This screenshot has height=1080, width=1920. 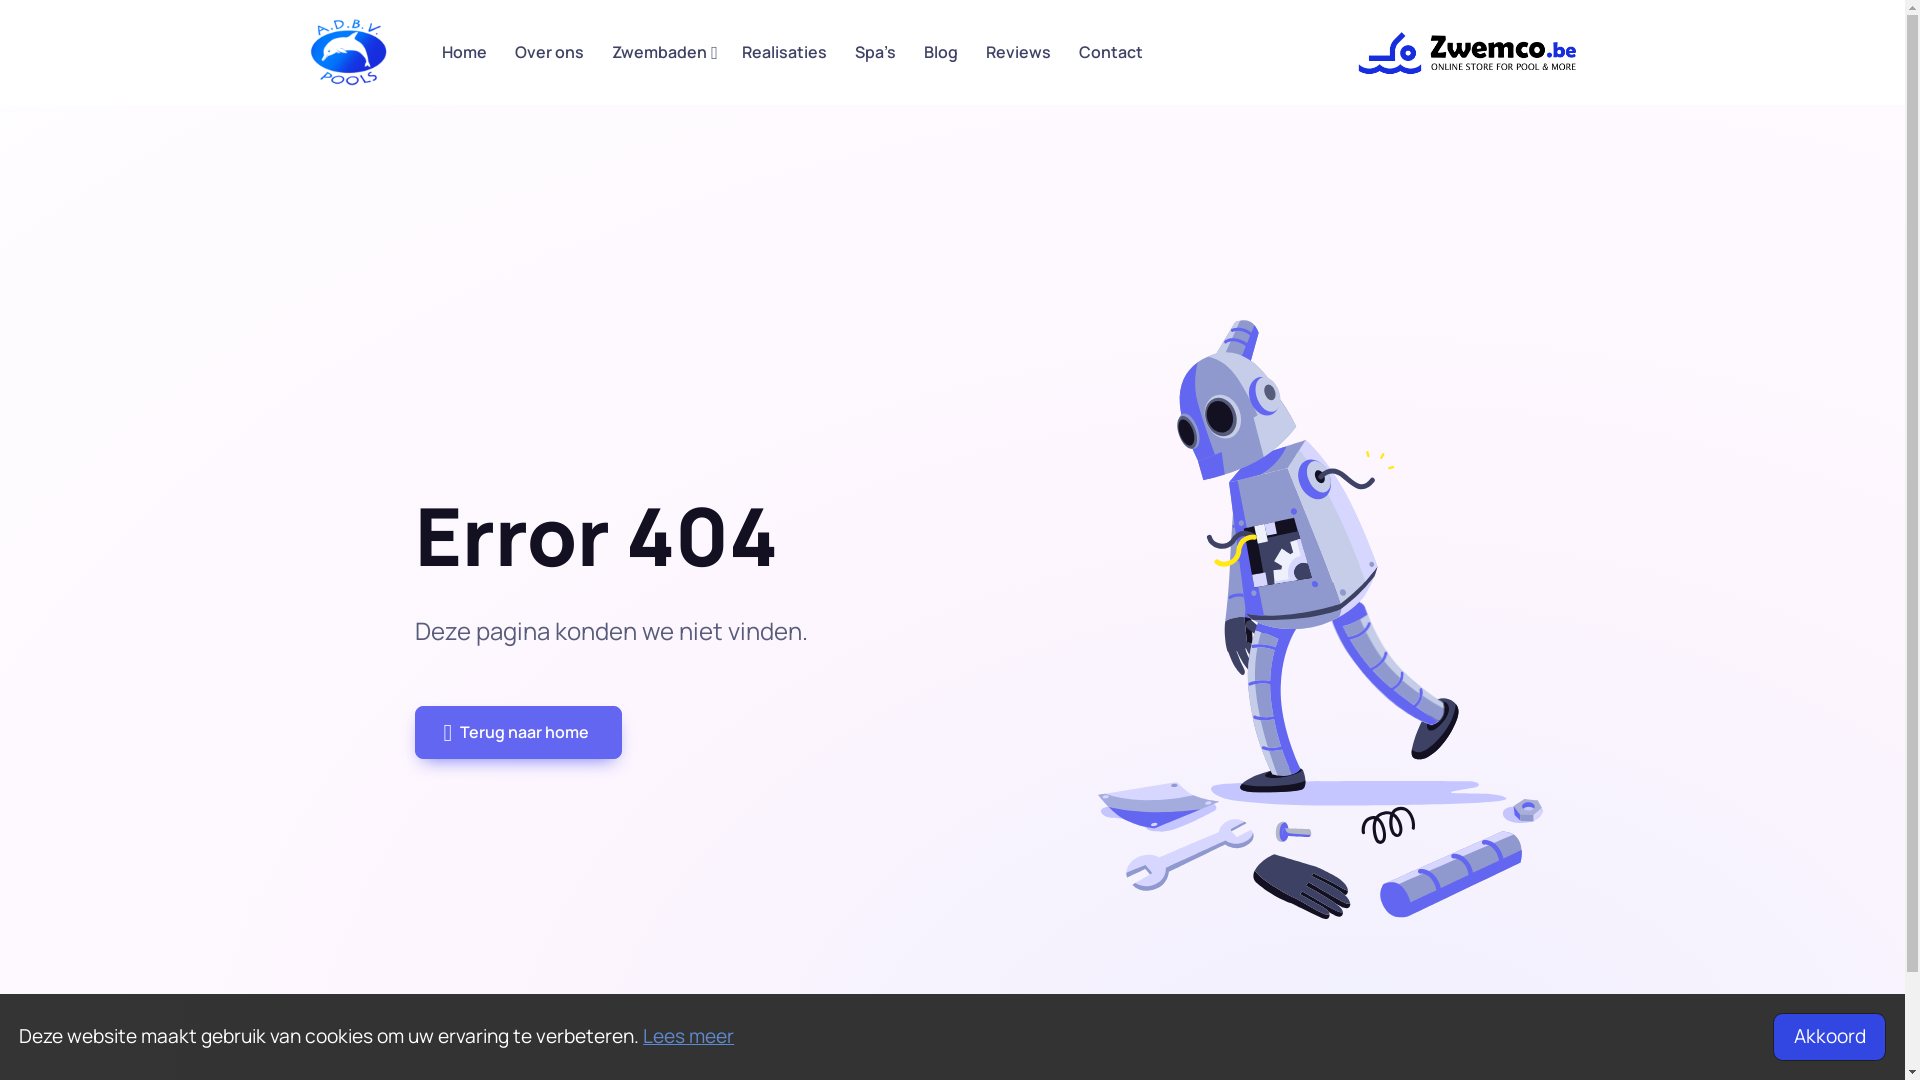 I want to click on 'Contact', so click(x=1064, y=51).